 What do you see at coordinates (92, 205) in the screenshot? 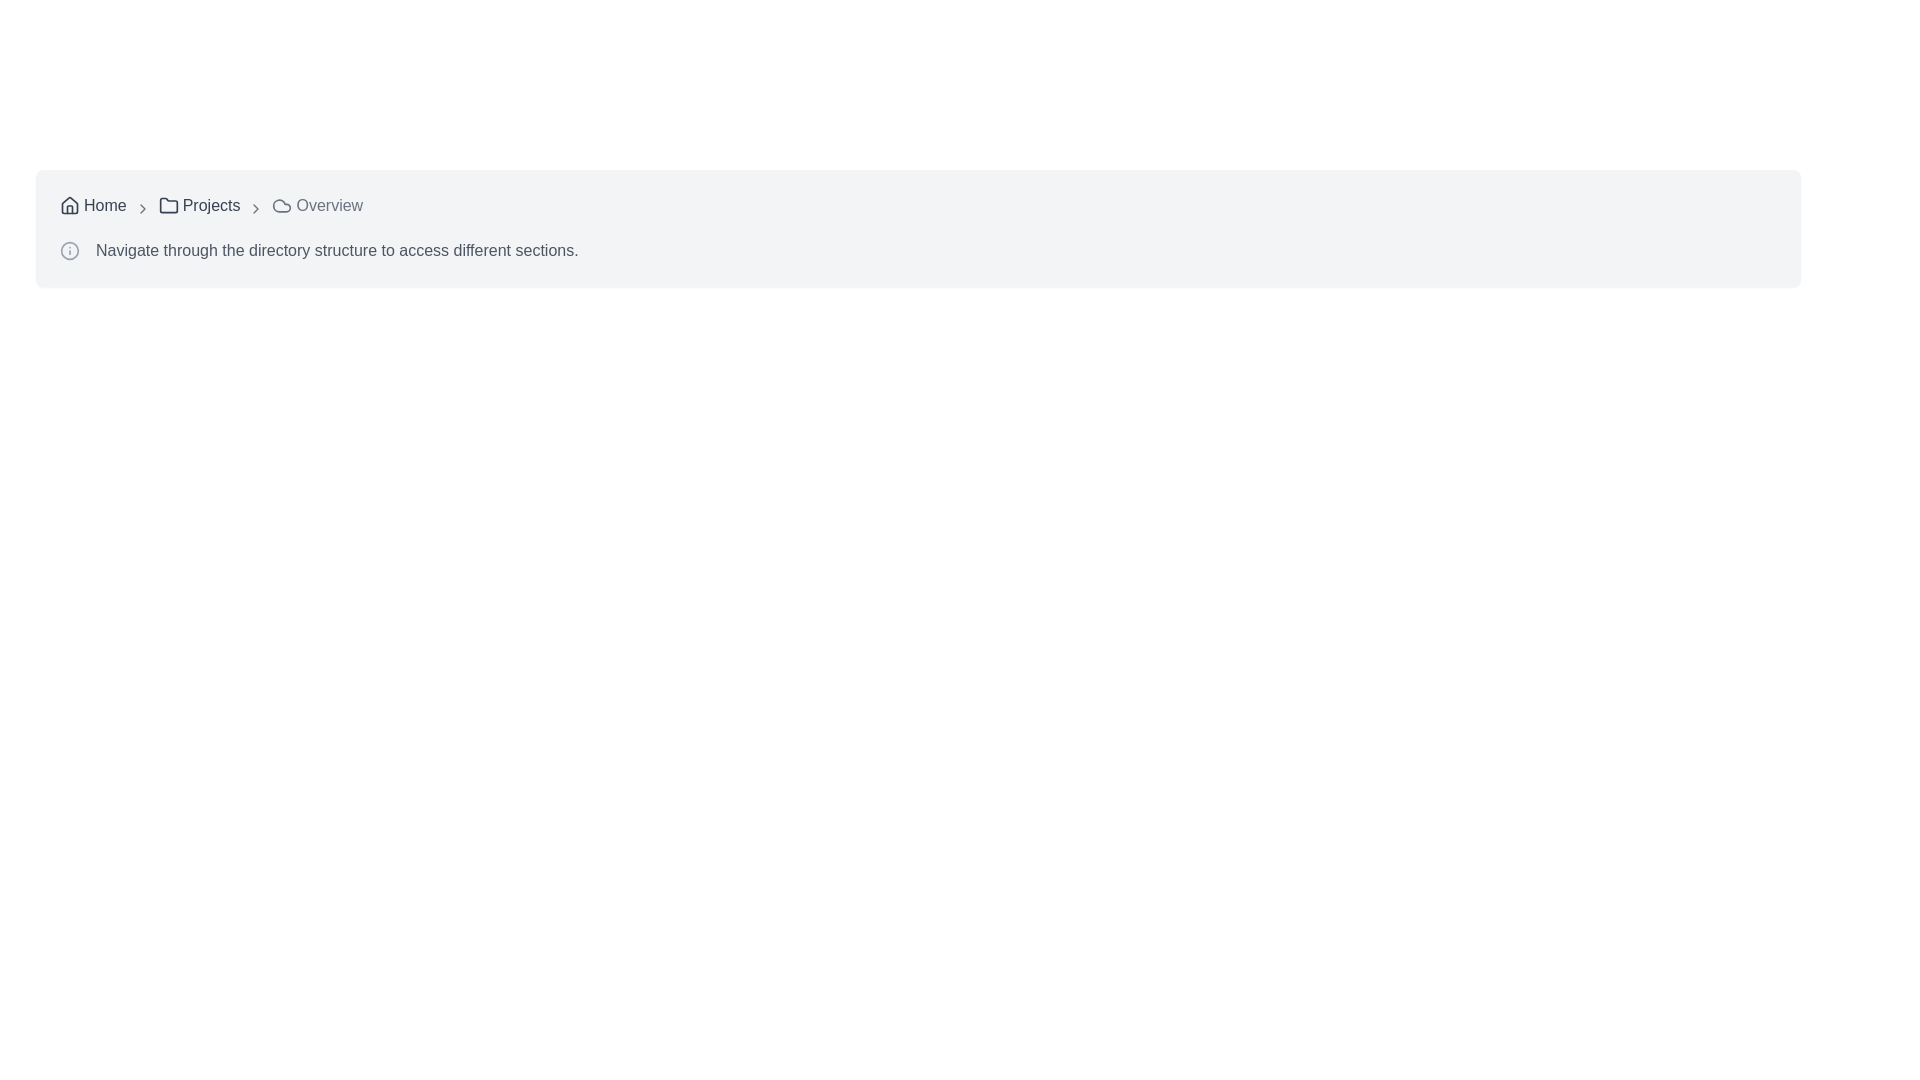
I see `the navigational link with an icon located in the top-left corner of the breadcrumb navigation bar to redirect to the home page` at bounding box center [92, 205].